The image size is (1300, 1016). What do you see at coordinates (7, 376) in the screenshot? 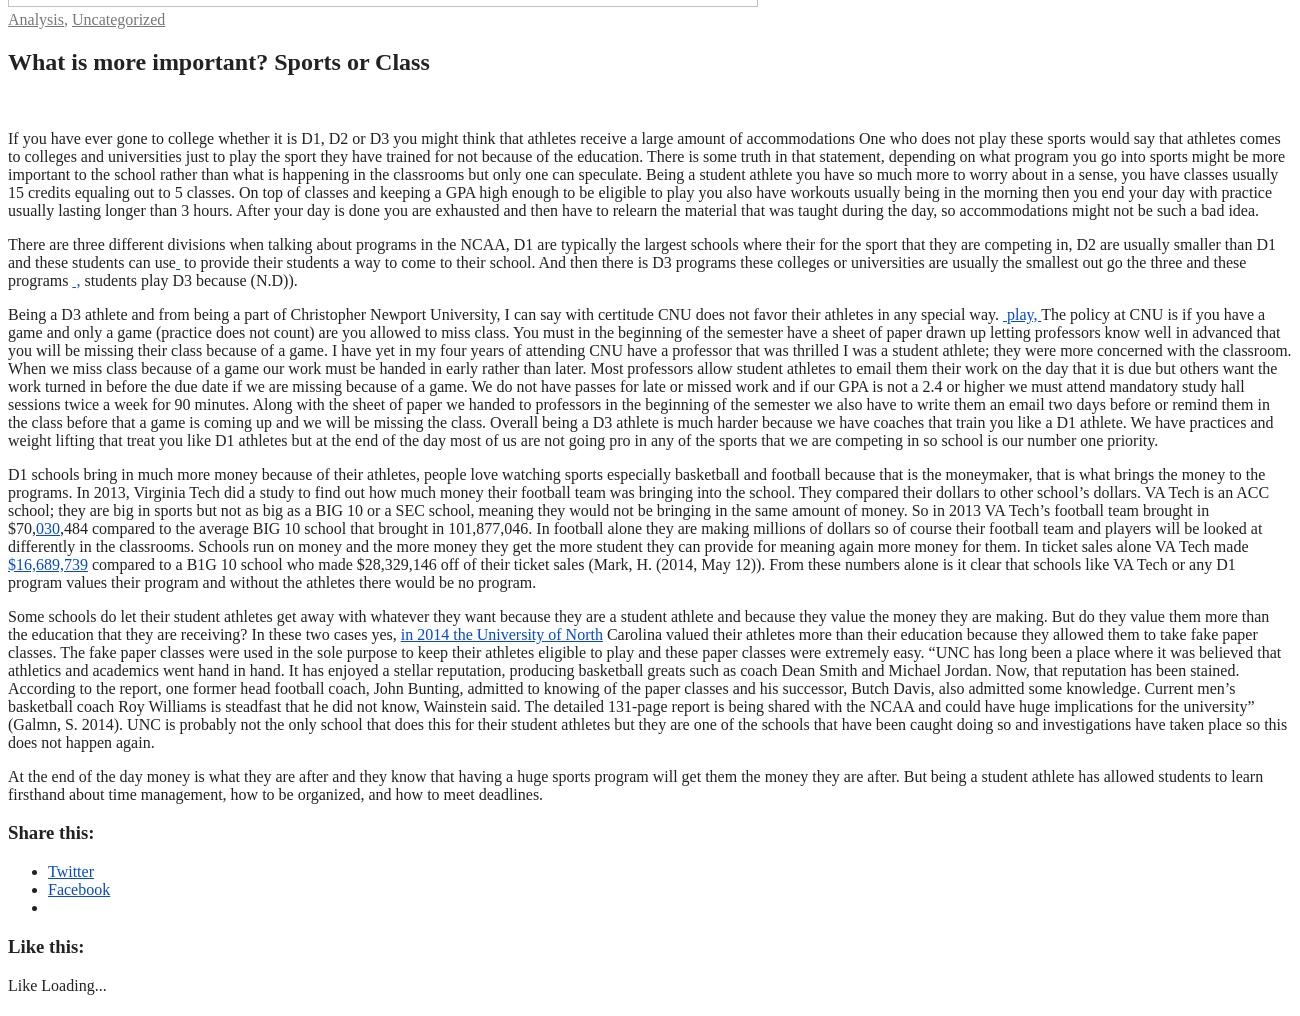
I see `'The policy at CNU is if you have a game and only a game (practice does not count) are you allowed to miss class. You must in the beginning of the semester have a sheet of paper drawn up letting professors know well in advanced that you will be missing their class because of a game. I have yet in my four years of attending CNU have a professor that was thrilled I was a student athlete; they were more concerned with the classroom. When we miss class because of a game our work must be handed in early rather than later. Most professors allow student athletes to email them their work on the day that it is due but others want the work turned in before the due date if we are missing because of a game. We do not have passes for late or missed work and if our GPA is not a 2.4 or higher we must attend mandatory study hall sessions twice a week for 90 minutes. Along with the sheet of paper we handed to professors in the beginning of the semester we also have to write them an email two days before or remind them in the class before that a game is coming up and we will be missing the class. Overall being a D3 athlete is much harder because we have coaches that train you like a D1 athlete. We have practices and weight lifting that treat you like D1 athletes but at the end of the day most of us are not going pro in any of the sports that we are competing in so school is our number one priority.'` at bounding box center [7, 376].